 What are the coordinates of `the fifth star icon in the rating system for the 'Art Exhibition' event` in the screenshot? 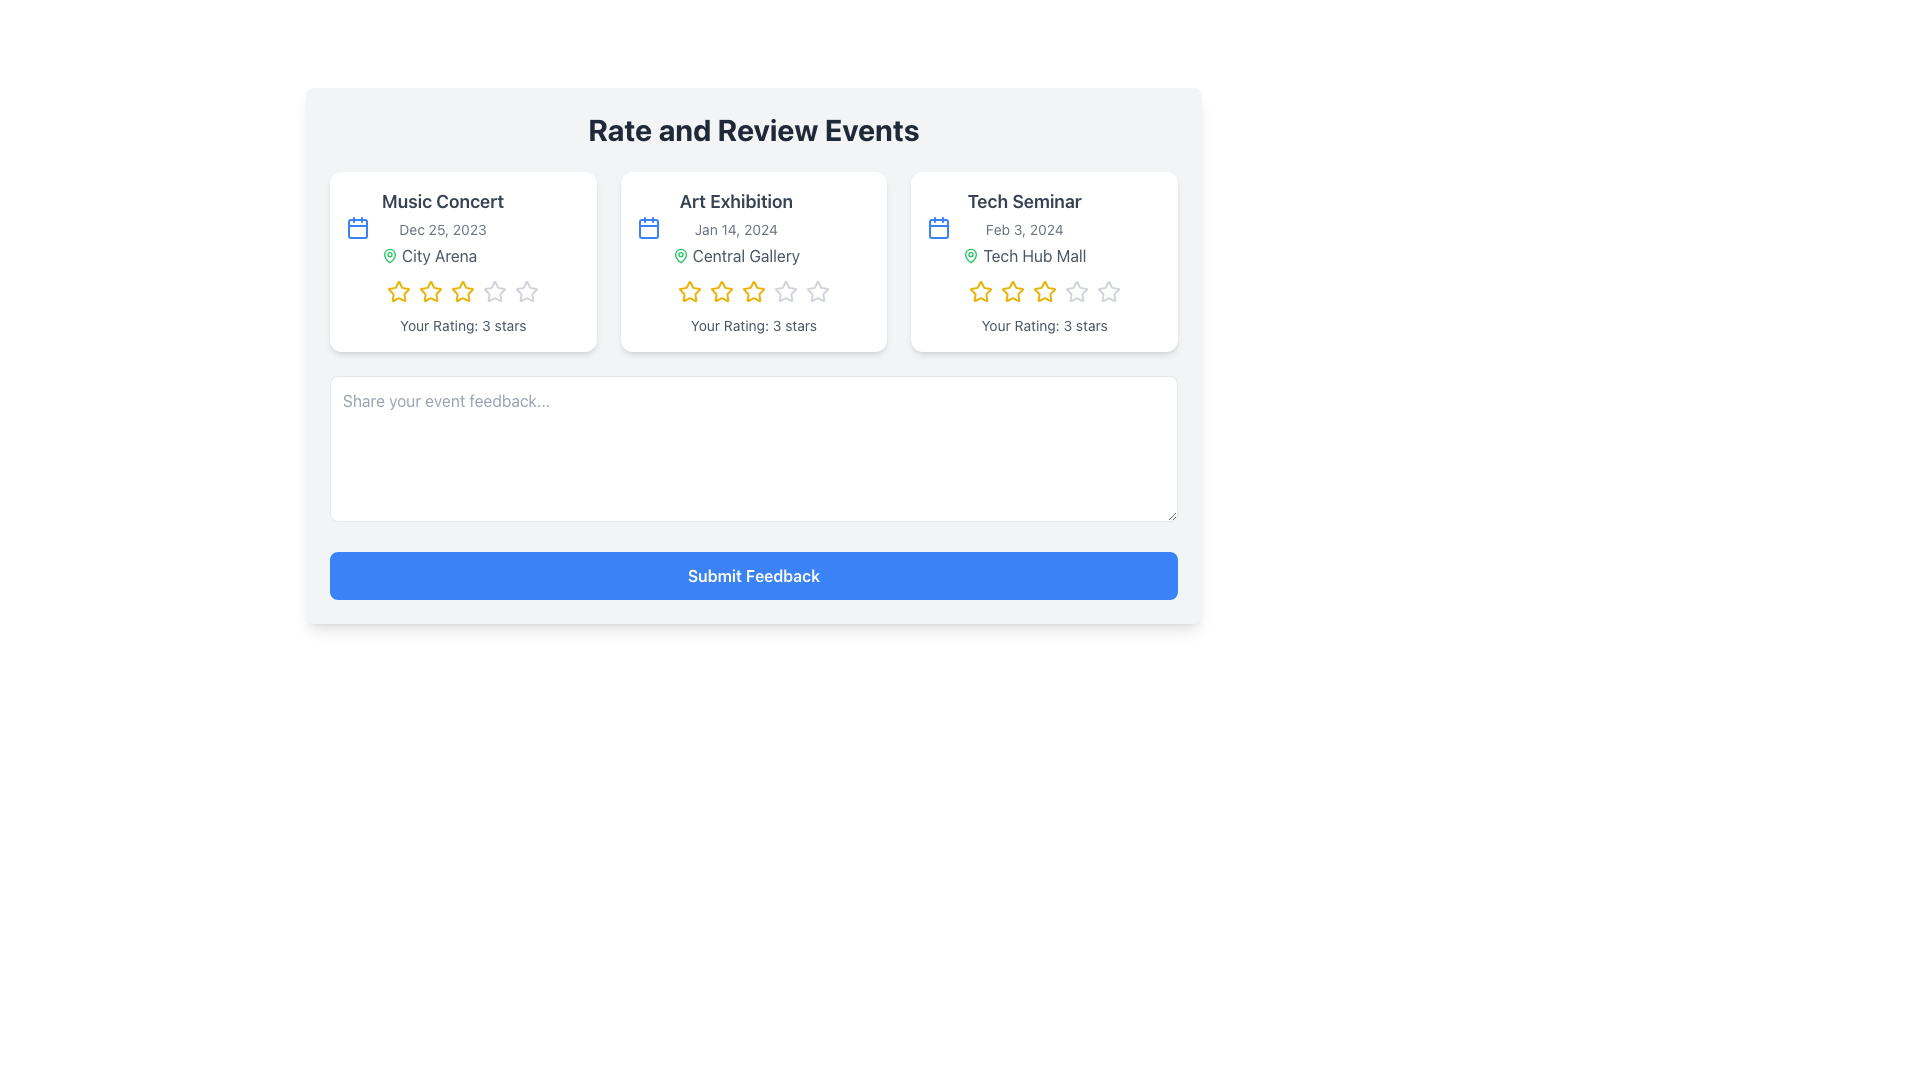 It's located at (817, 291).